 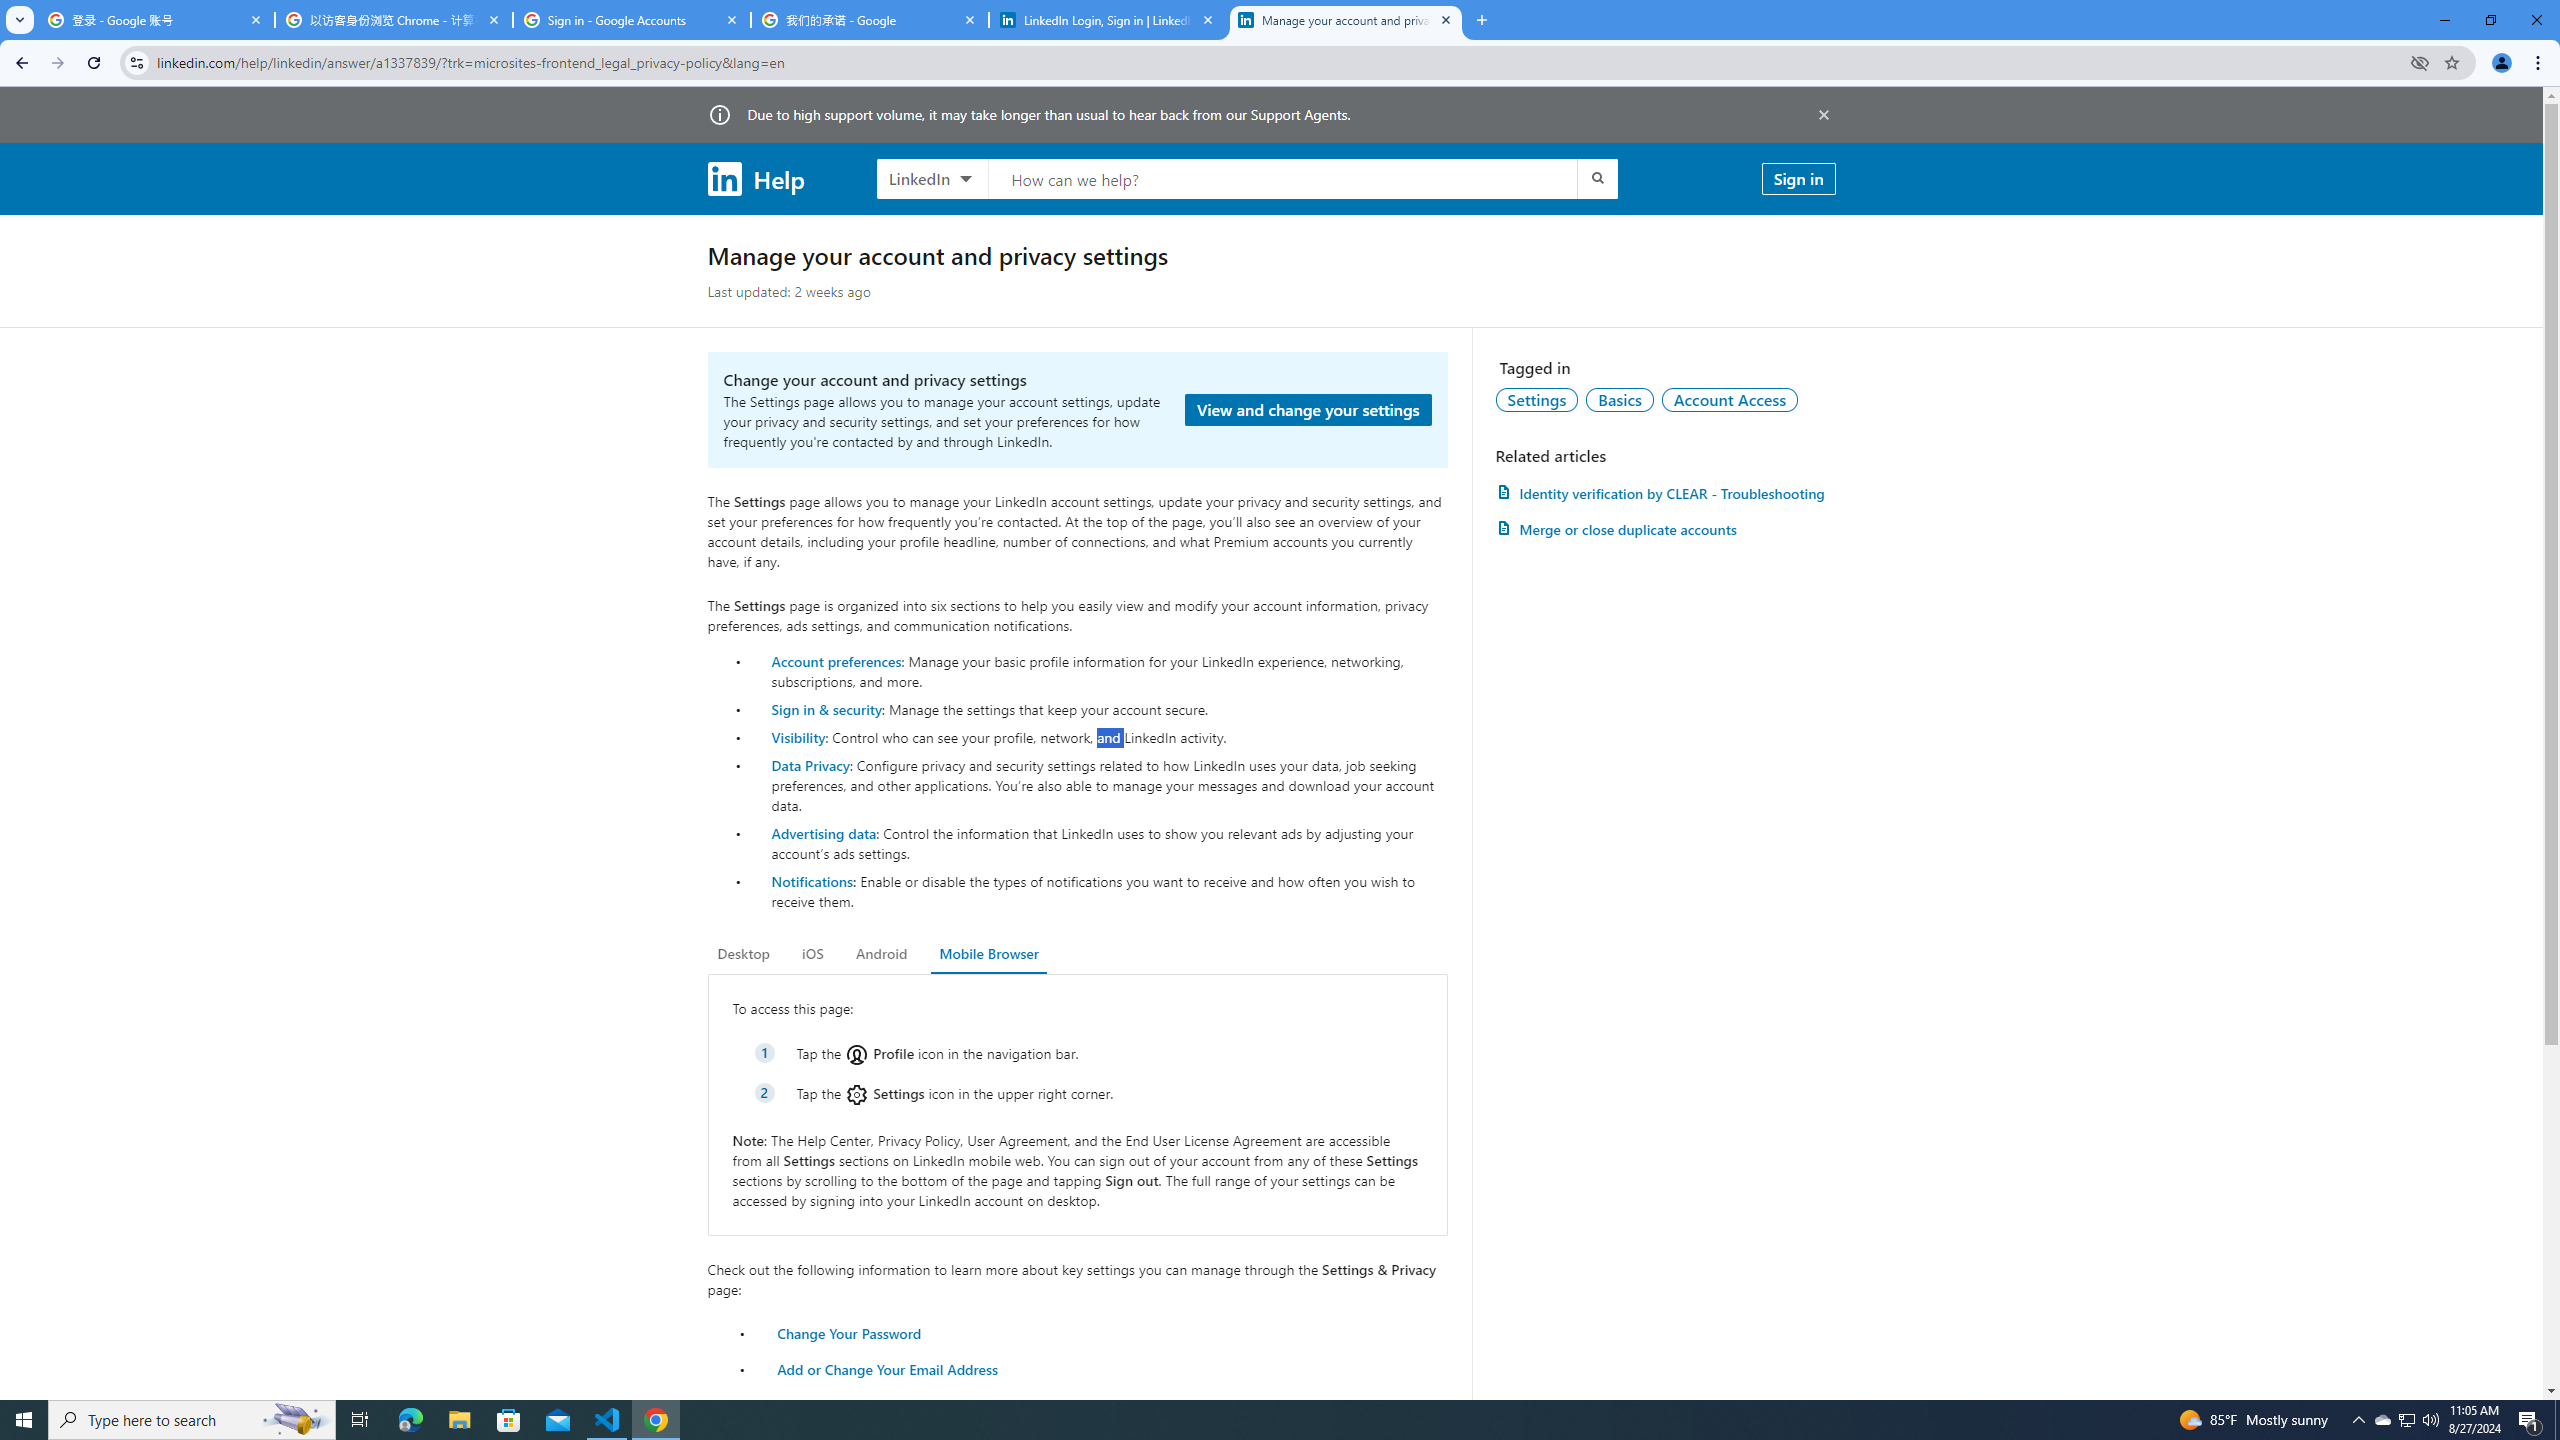 I want to click on 'Sign in - Google Accounts', so click(x=631, y=19).